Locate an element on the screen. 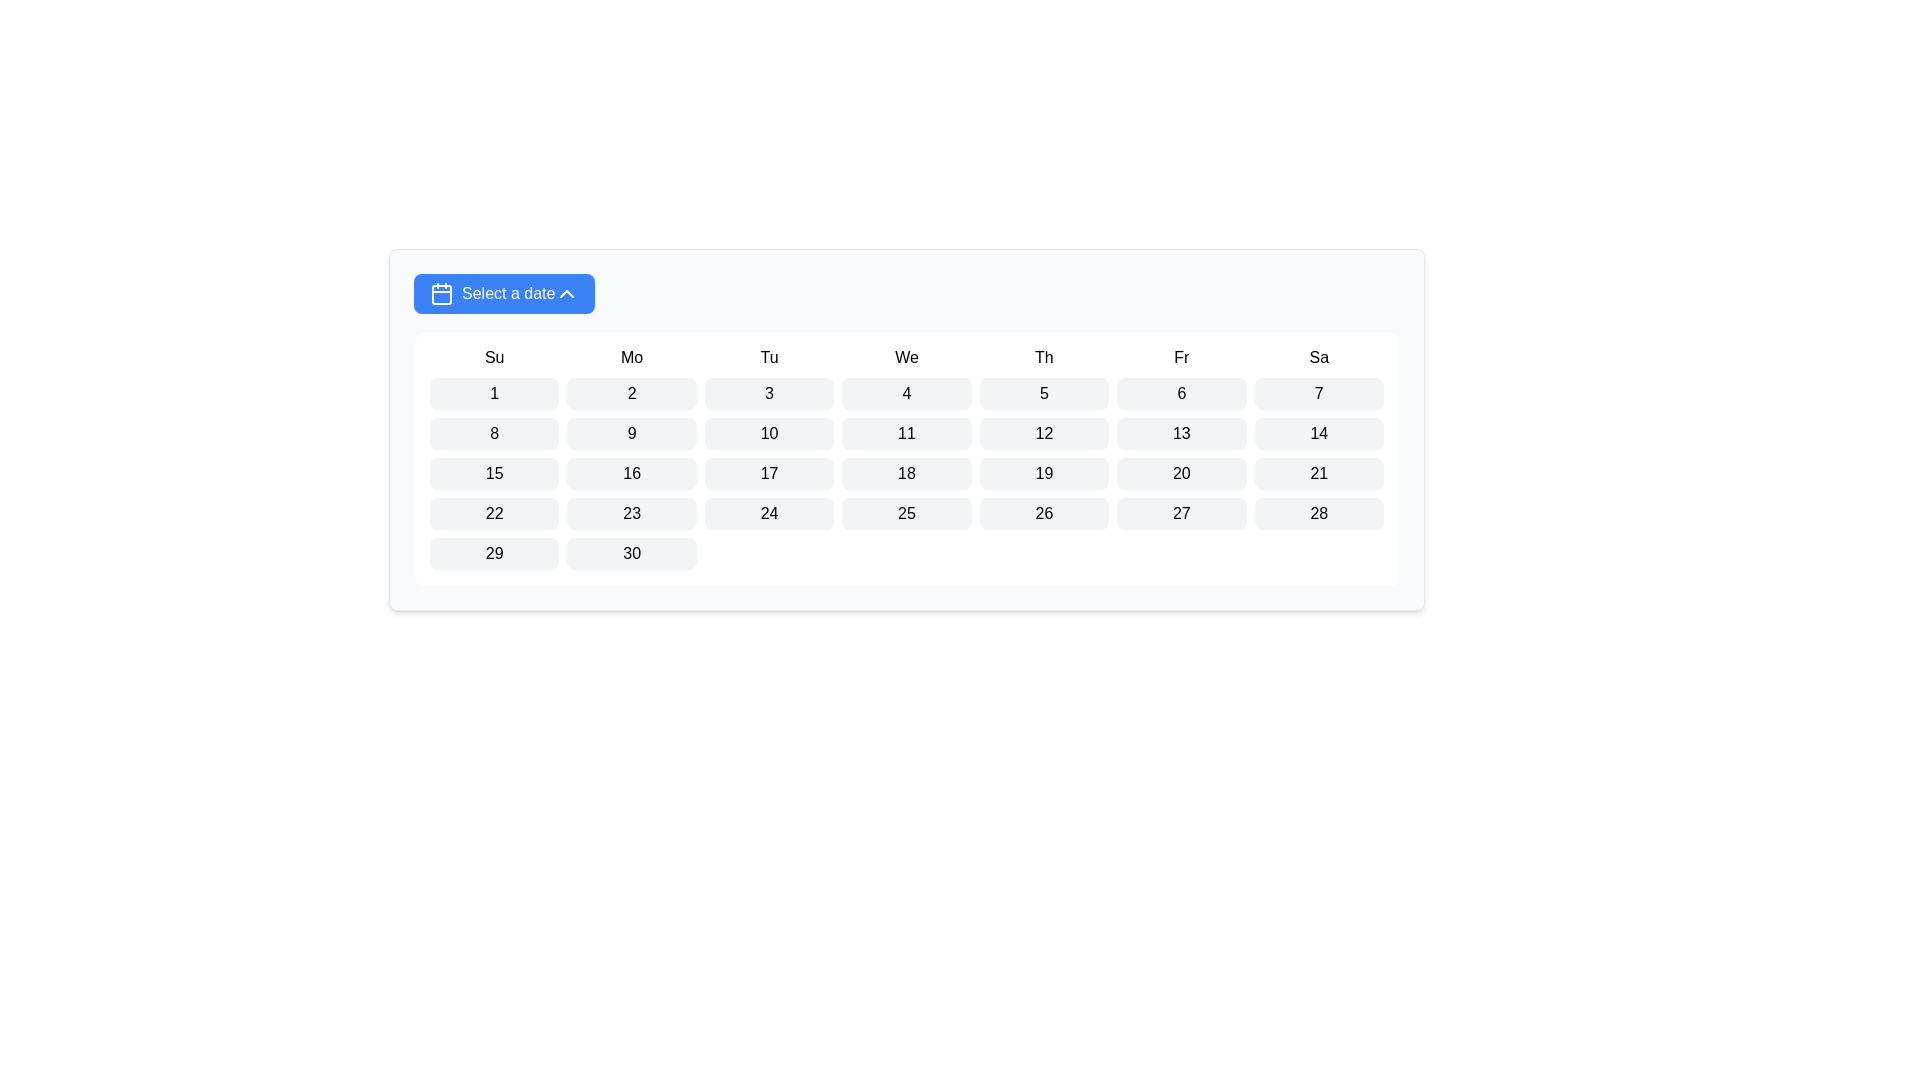 The image size is (1920, 1080). keyboard navigation is located at coordinates (1181, 474).